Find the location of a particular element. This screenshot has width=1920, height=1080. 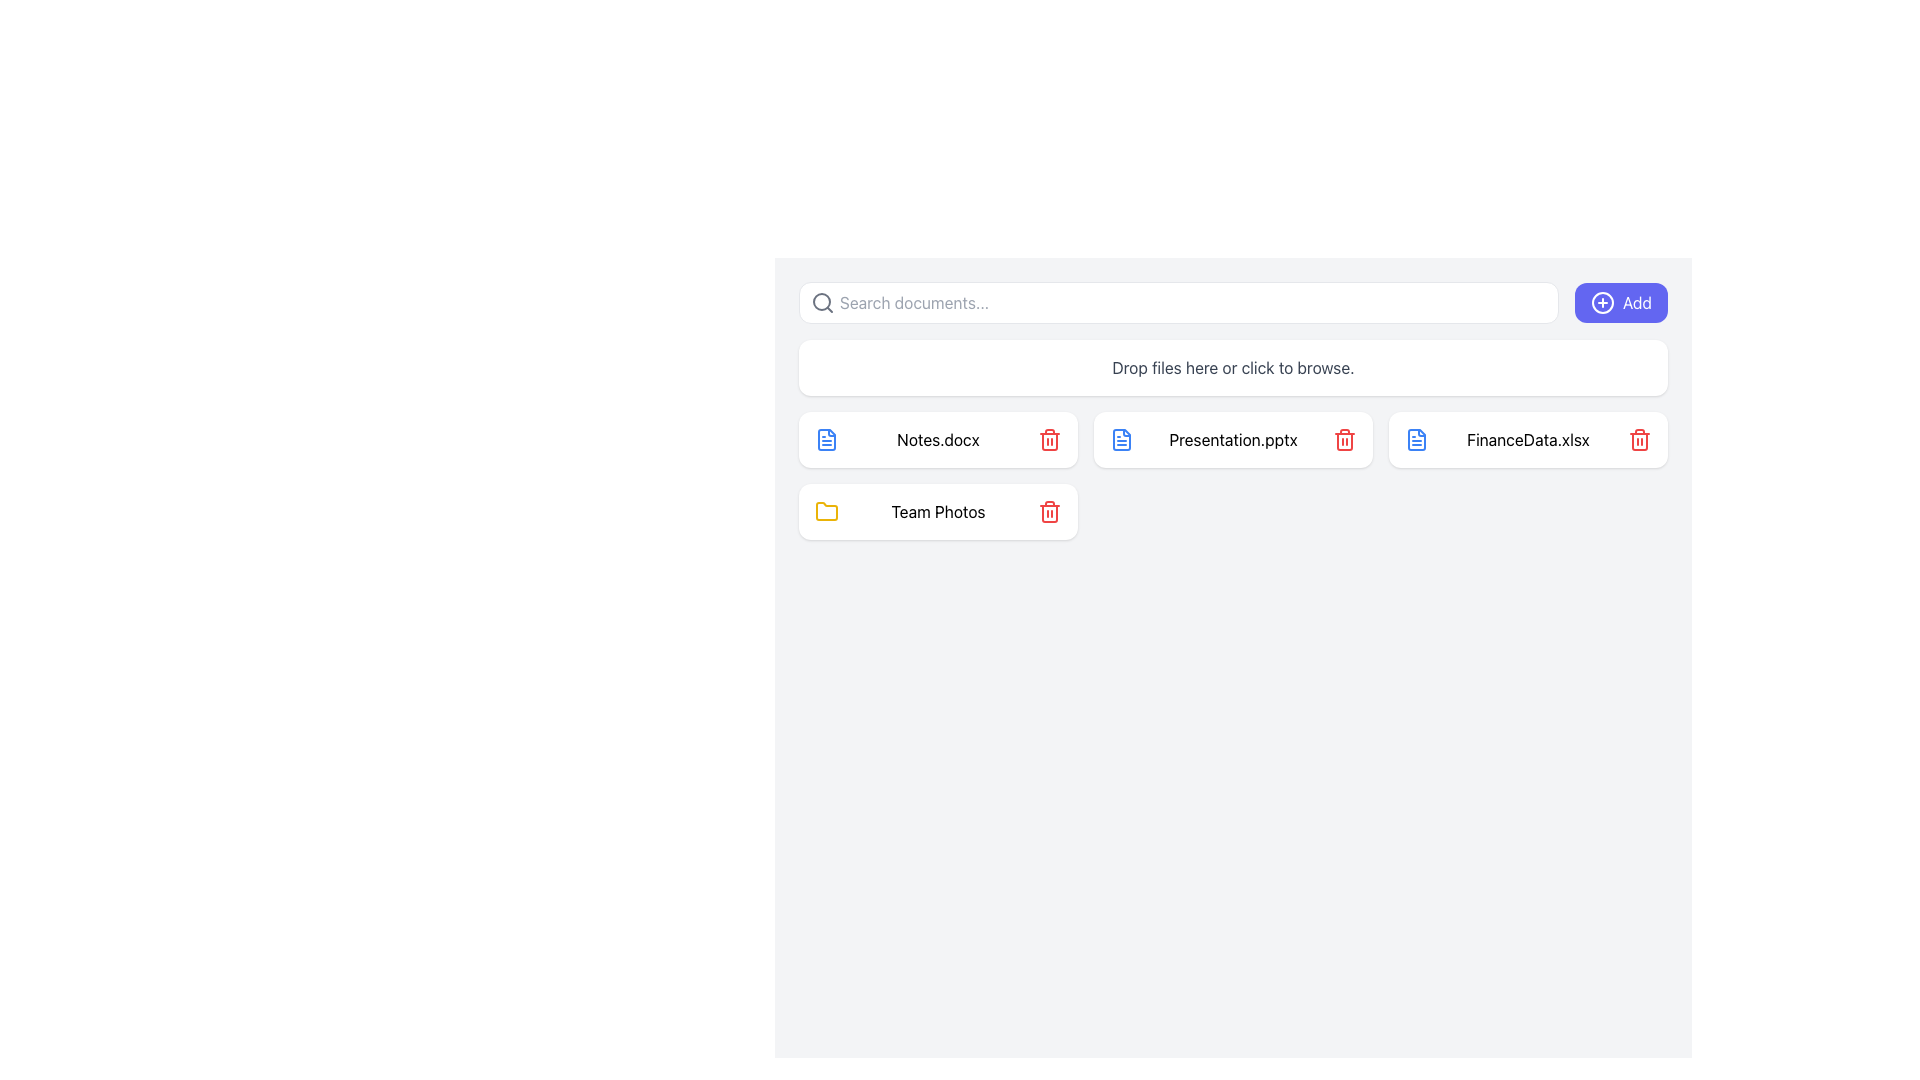

the yellow folder icon on the 'Team Photos' card located in the lower-left section of the file grid is located at coordinates (937, 511).